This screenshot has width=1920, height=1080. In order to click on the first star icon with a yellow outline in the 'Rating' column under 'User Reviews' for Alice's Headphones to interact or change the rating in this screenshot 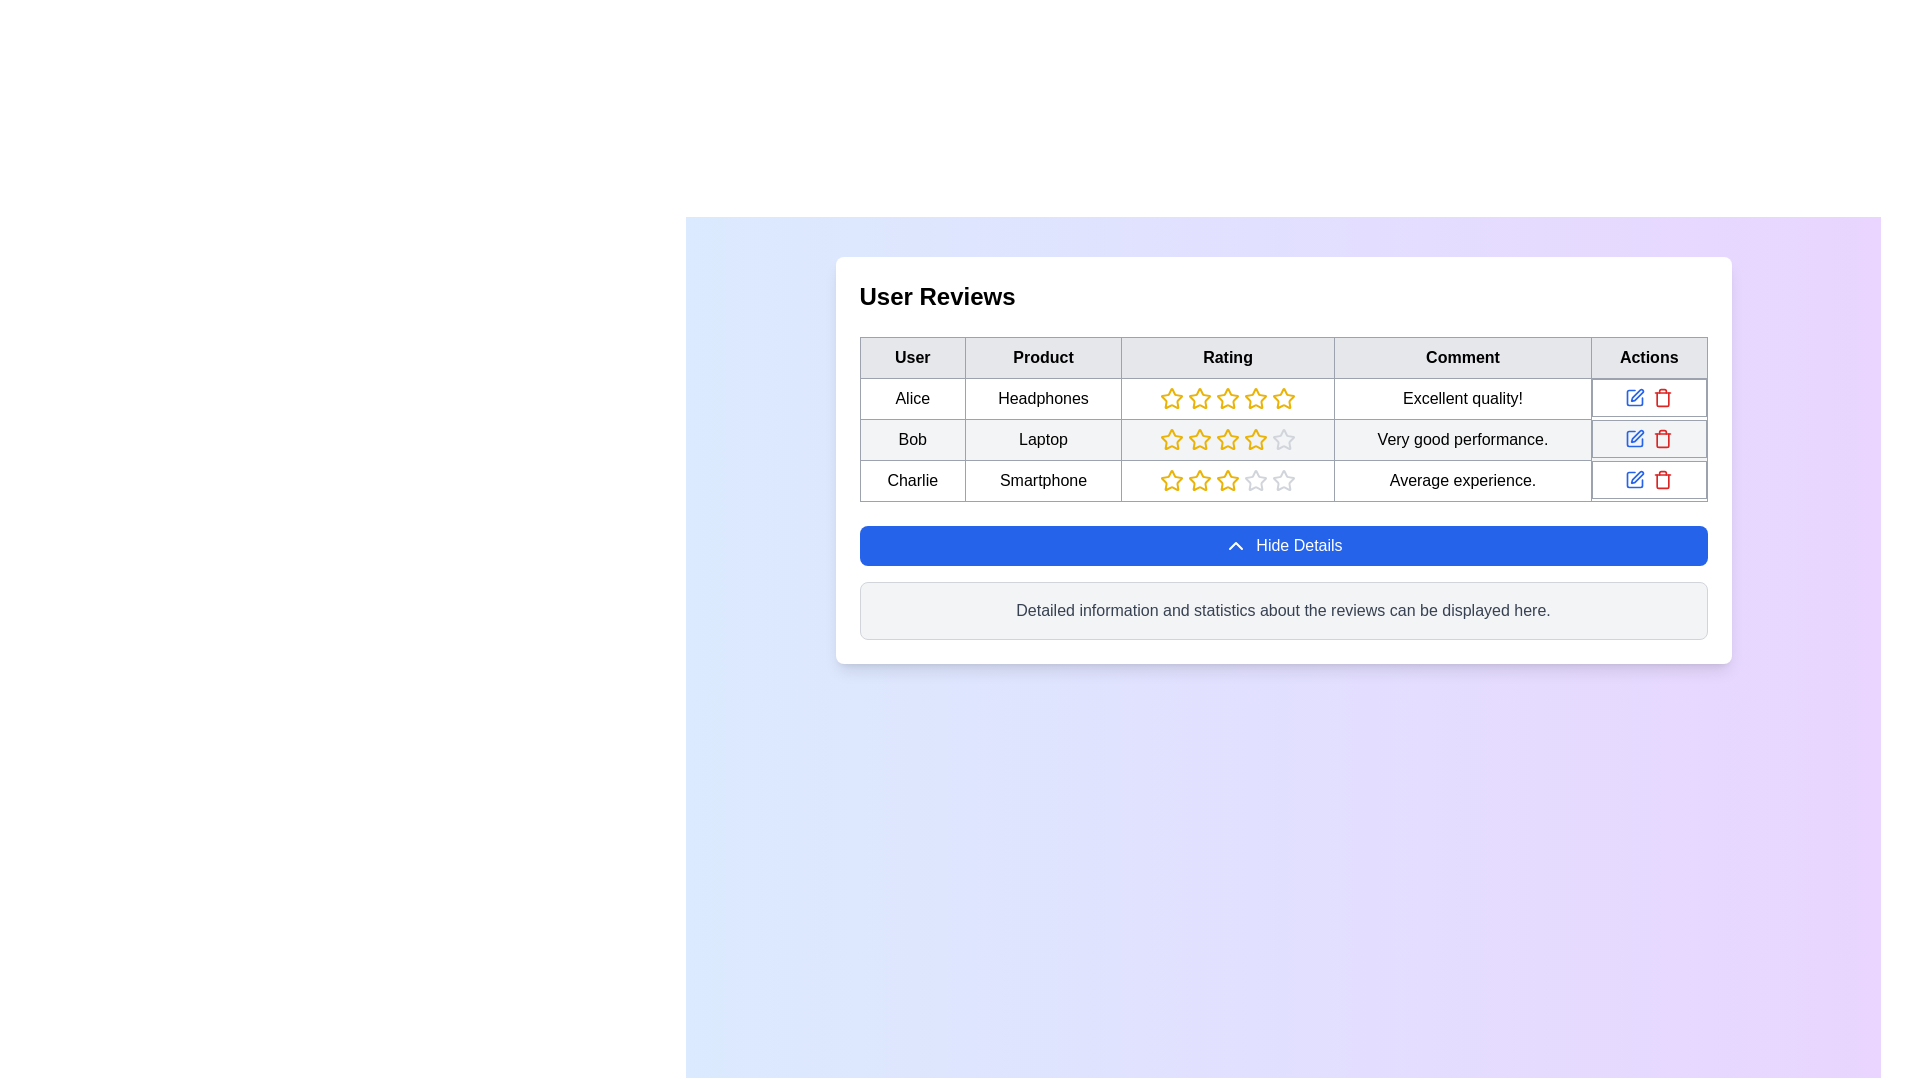, I will do `click(1171, 398)`.